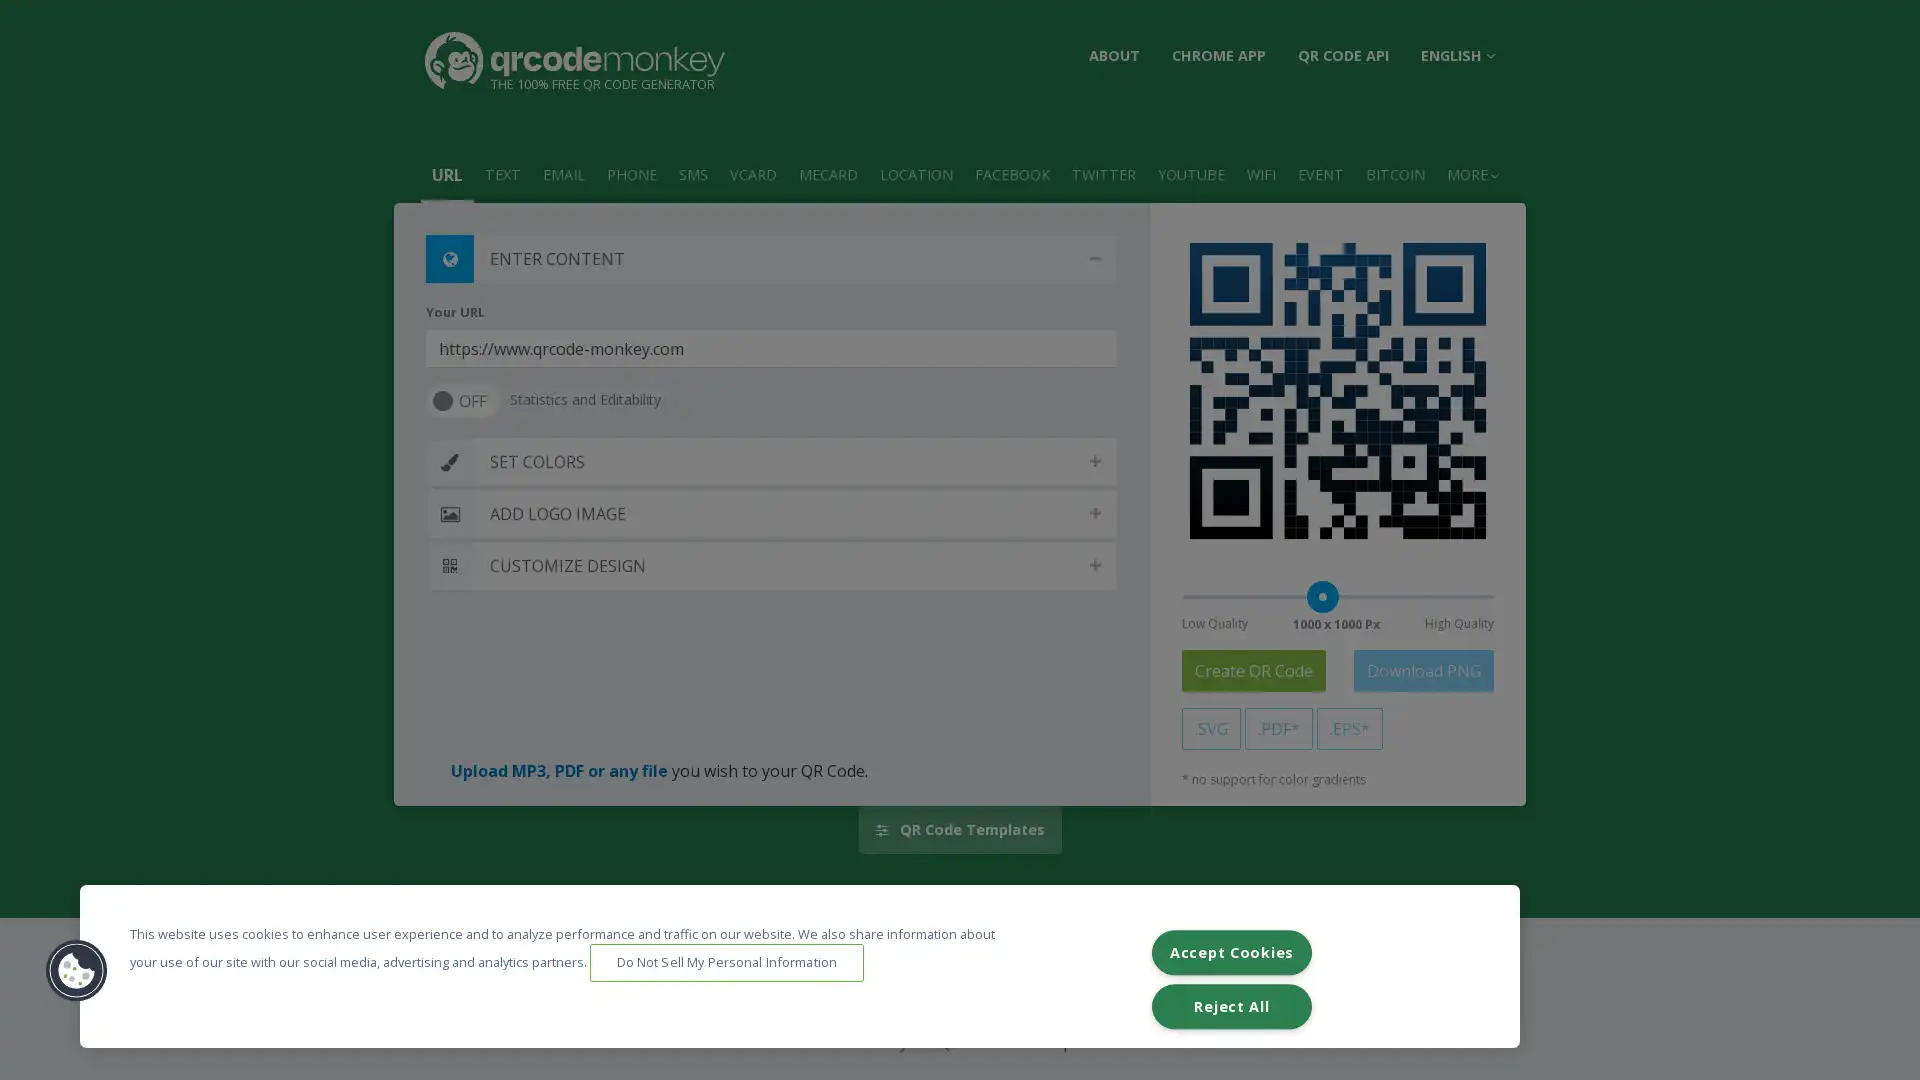  I want to click on Reject All, so click(1229, 1006).